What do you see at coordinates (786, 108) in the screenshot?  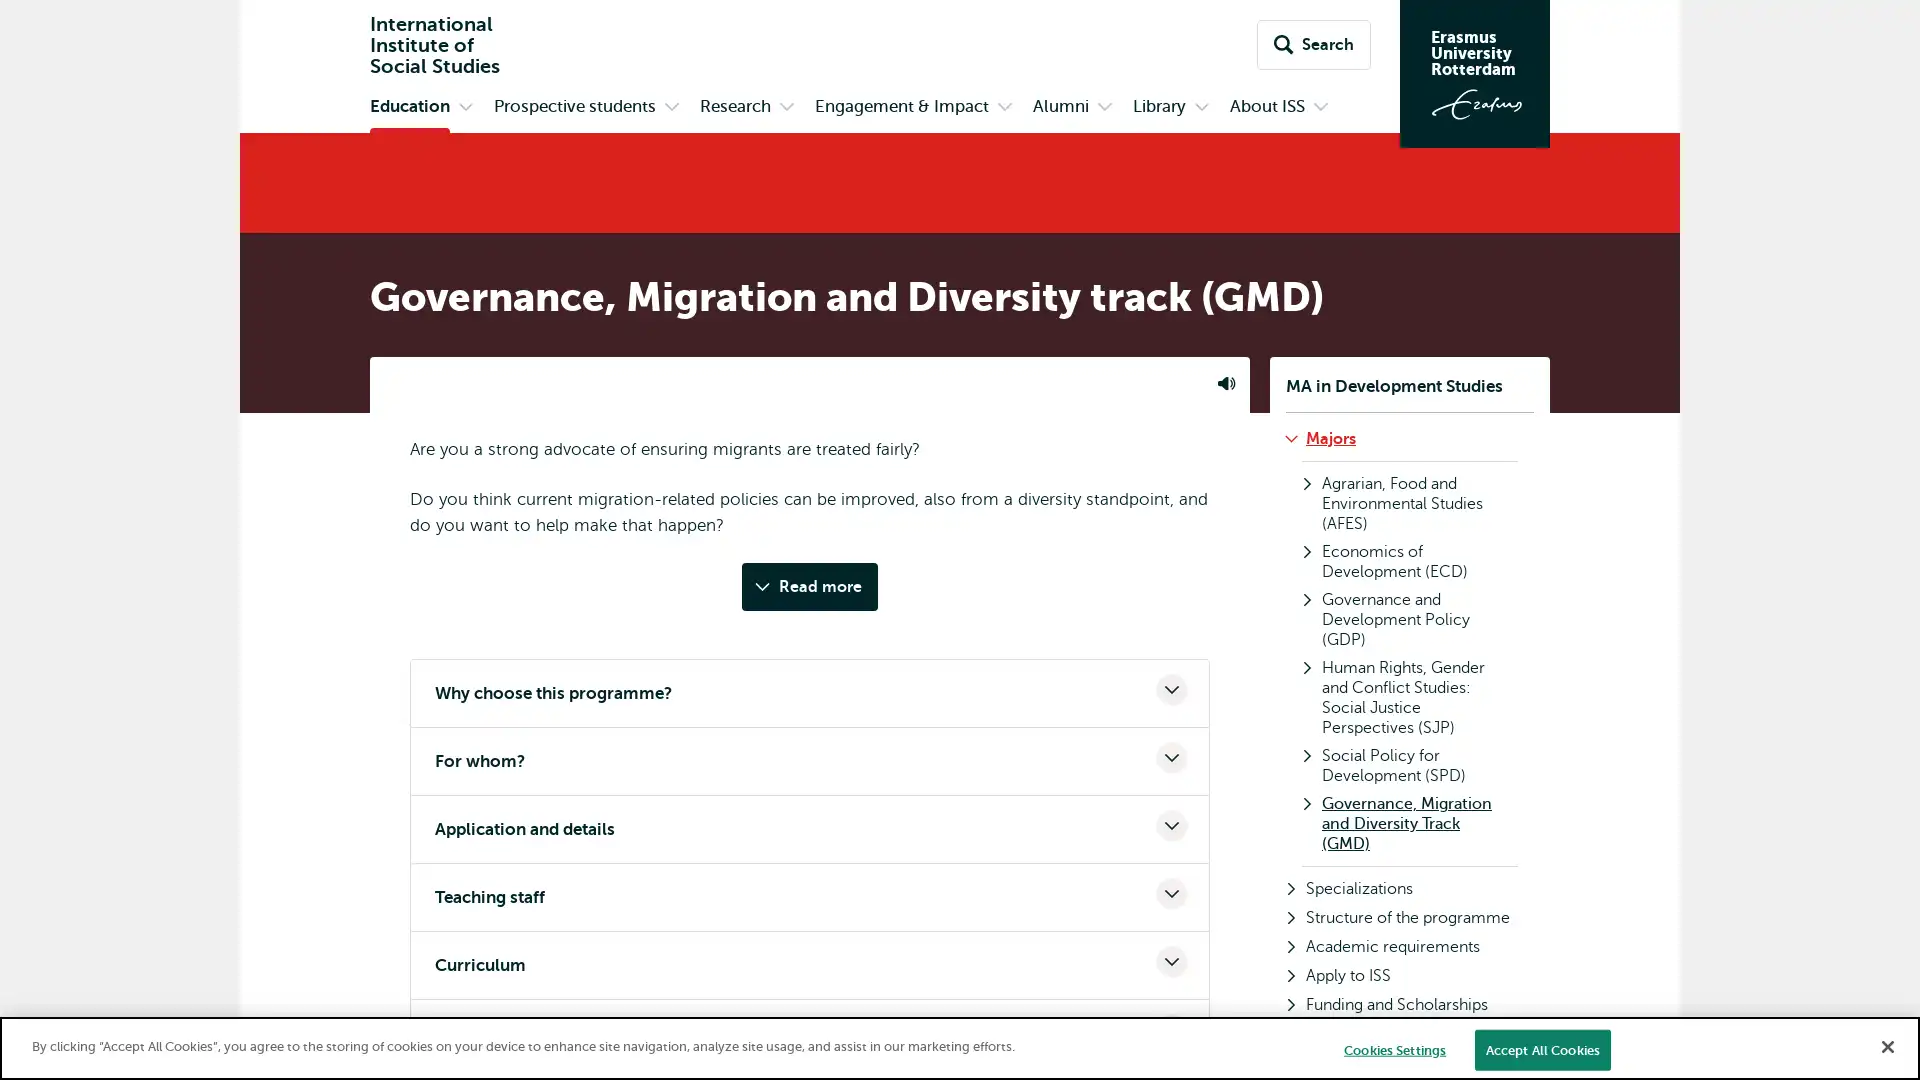 I see `Open submenu` at bounding box center [786, 108].